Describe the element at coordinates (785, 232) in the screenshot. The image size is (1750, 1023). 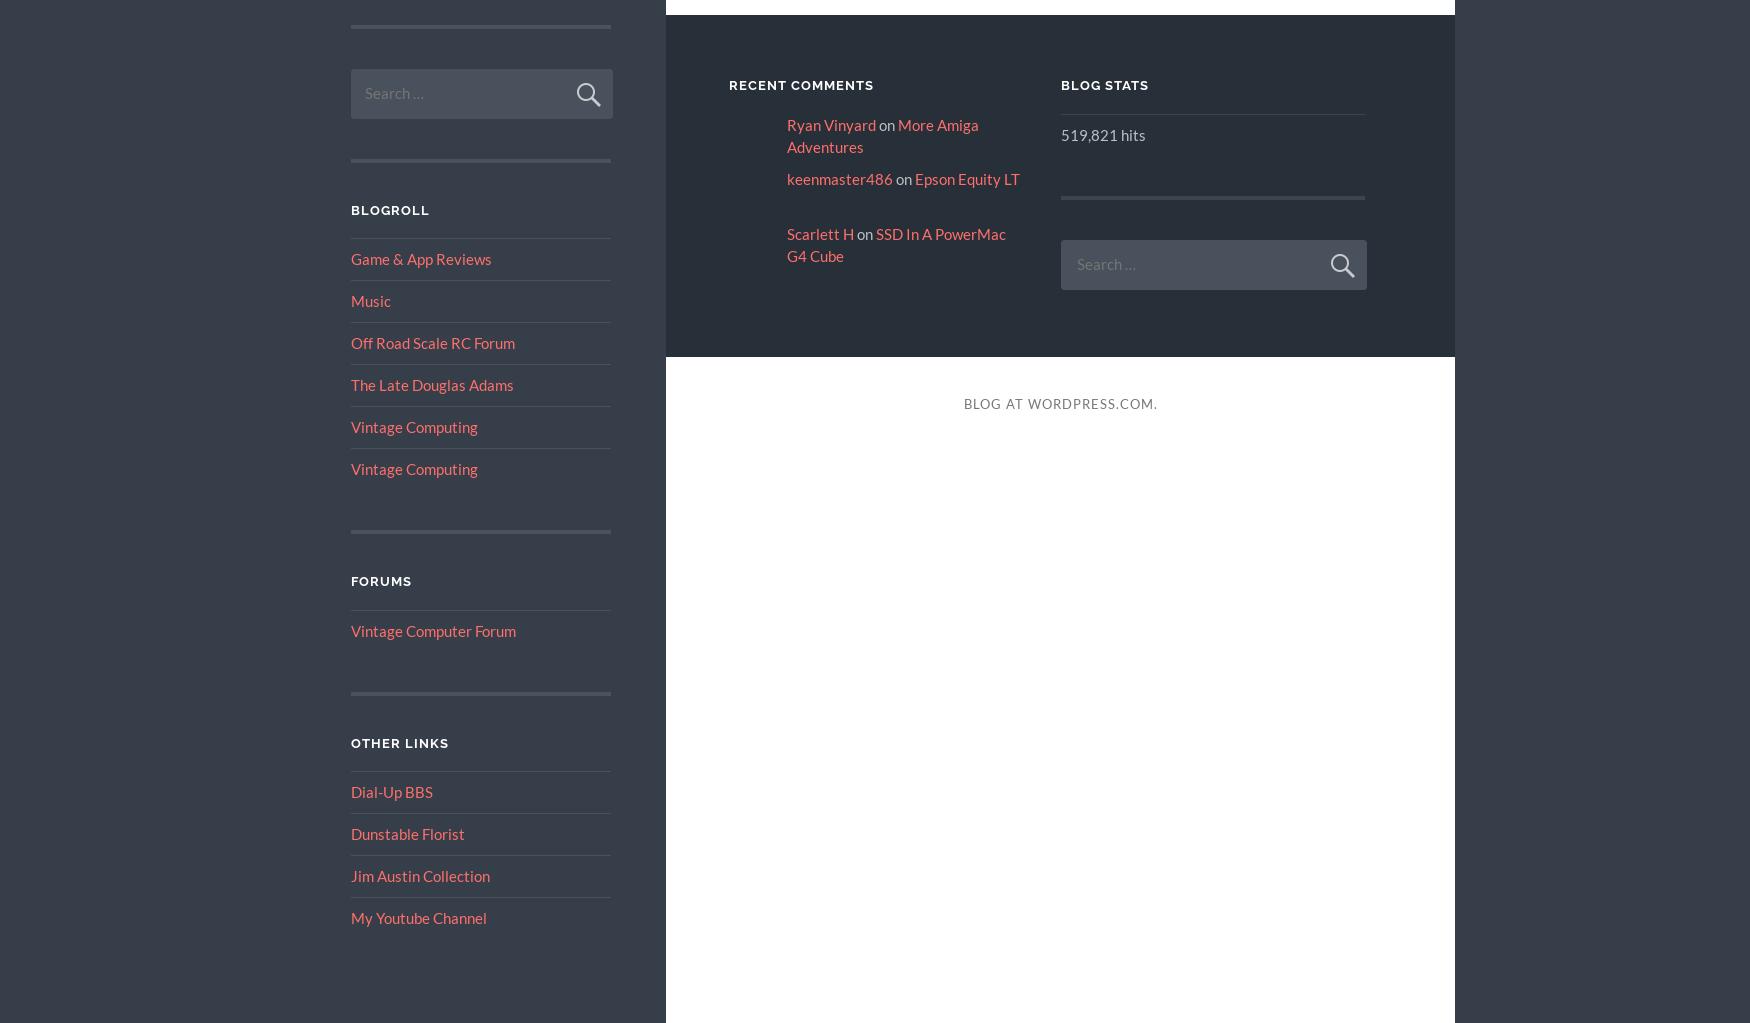
I see `'Scarlett H'` at that location.